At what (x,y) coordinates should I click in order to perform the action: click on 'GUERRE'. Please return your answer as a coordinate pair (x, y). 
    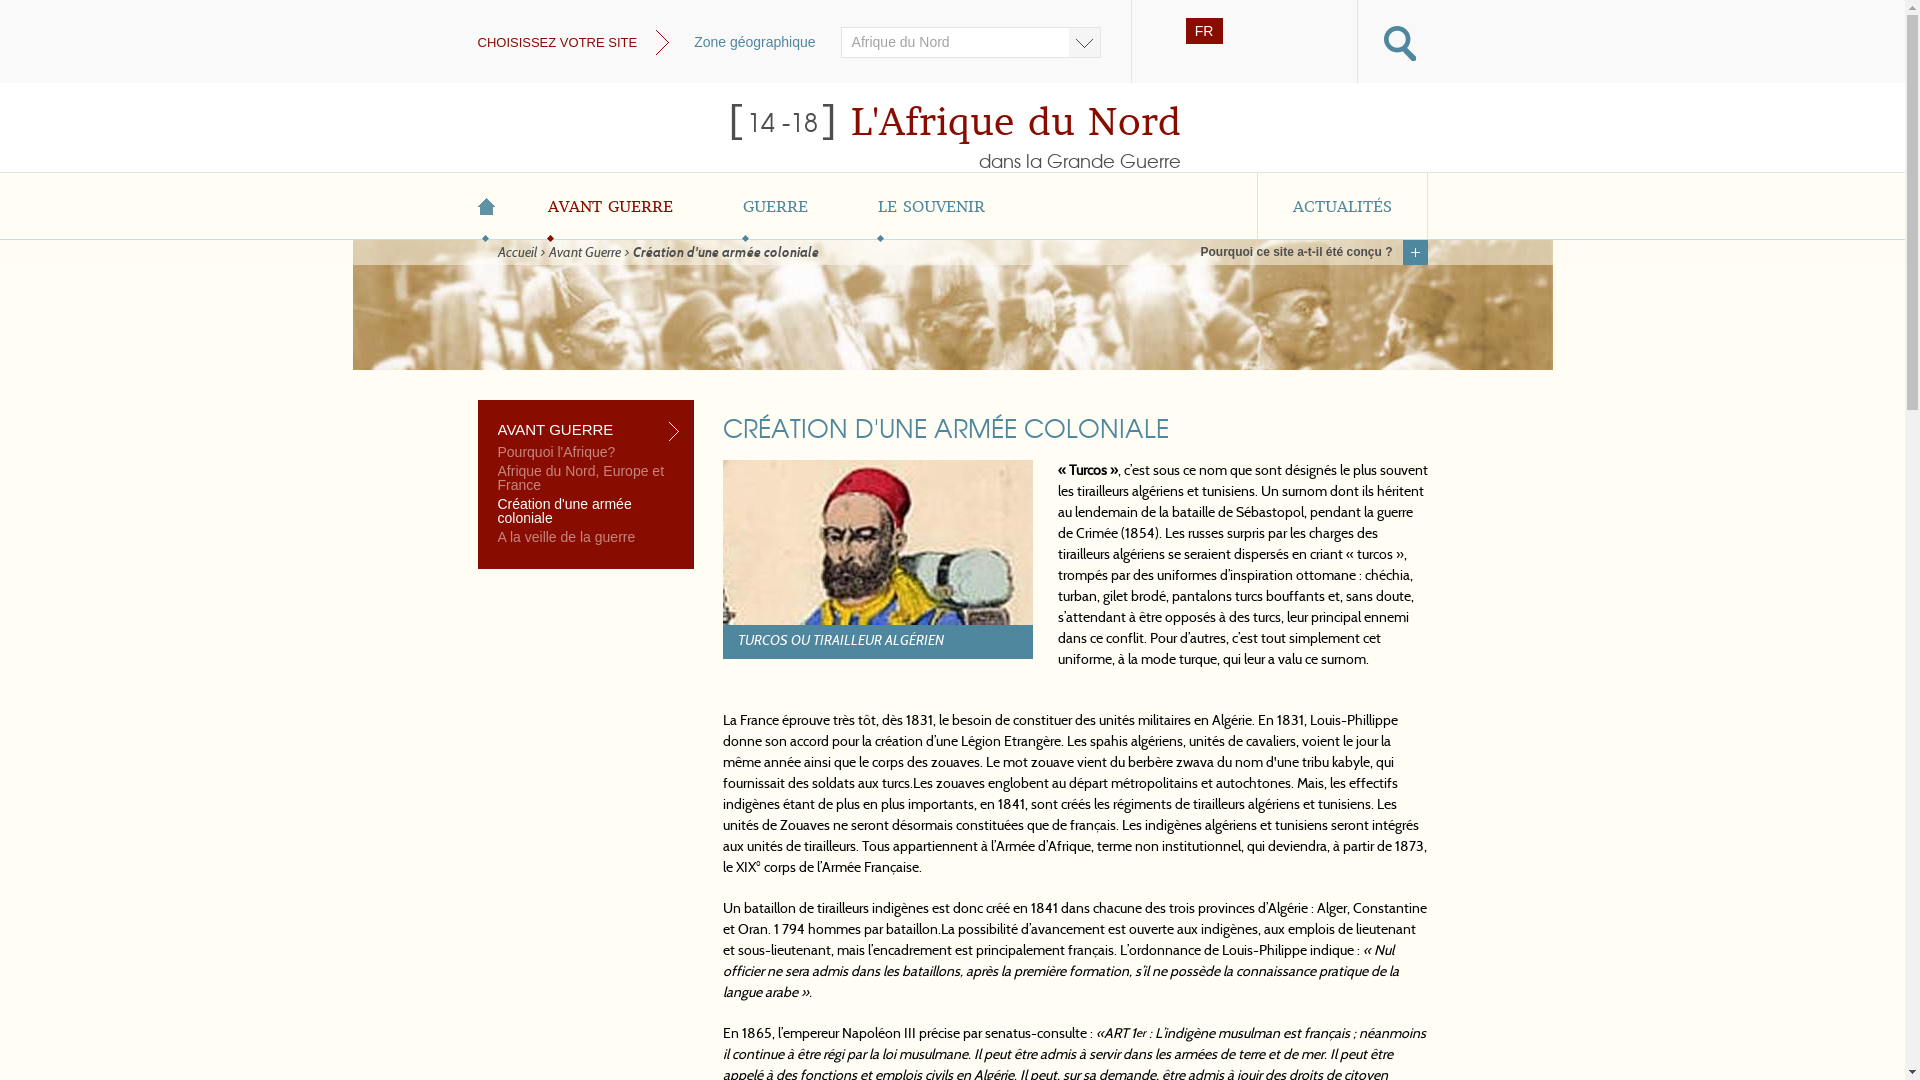
    Looking at the image, I should click on (708, 205).